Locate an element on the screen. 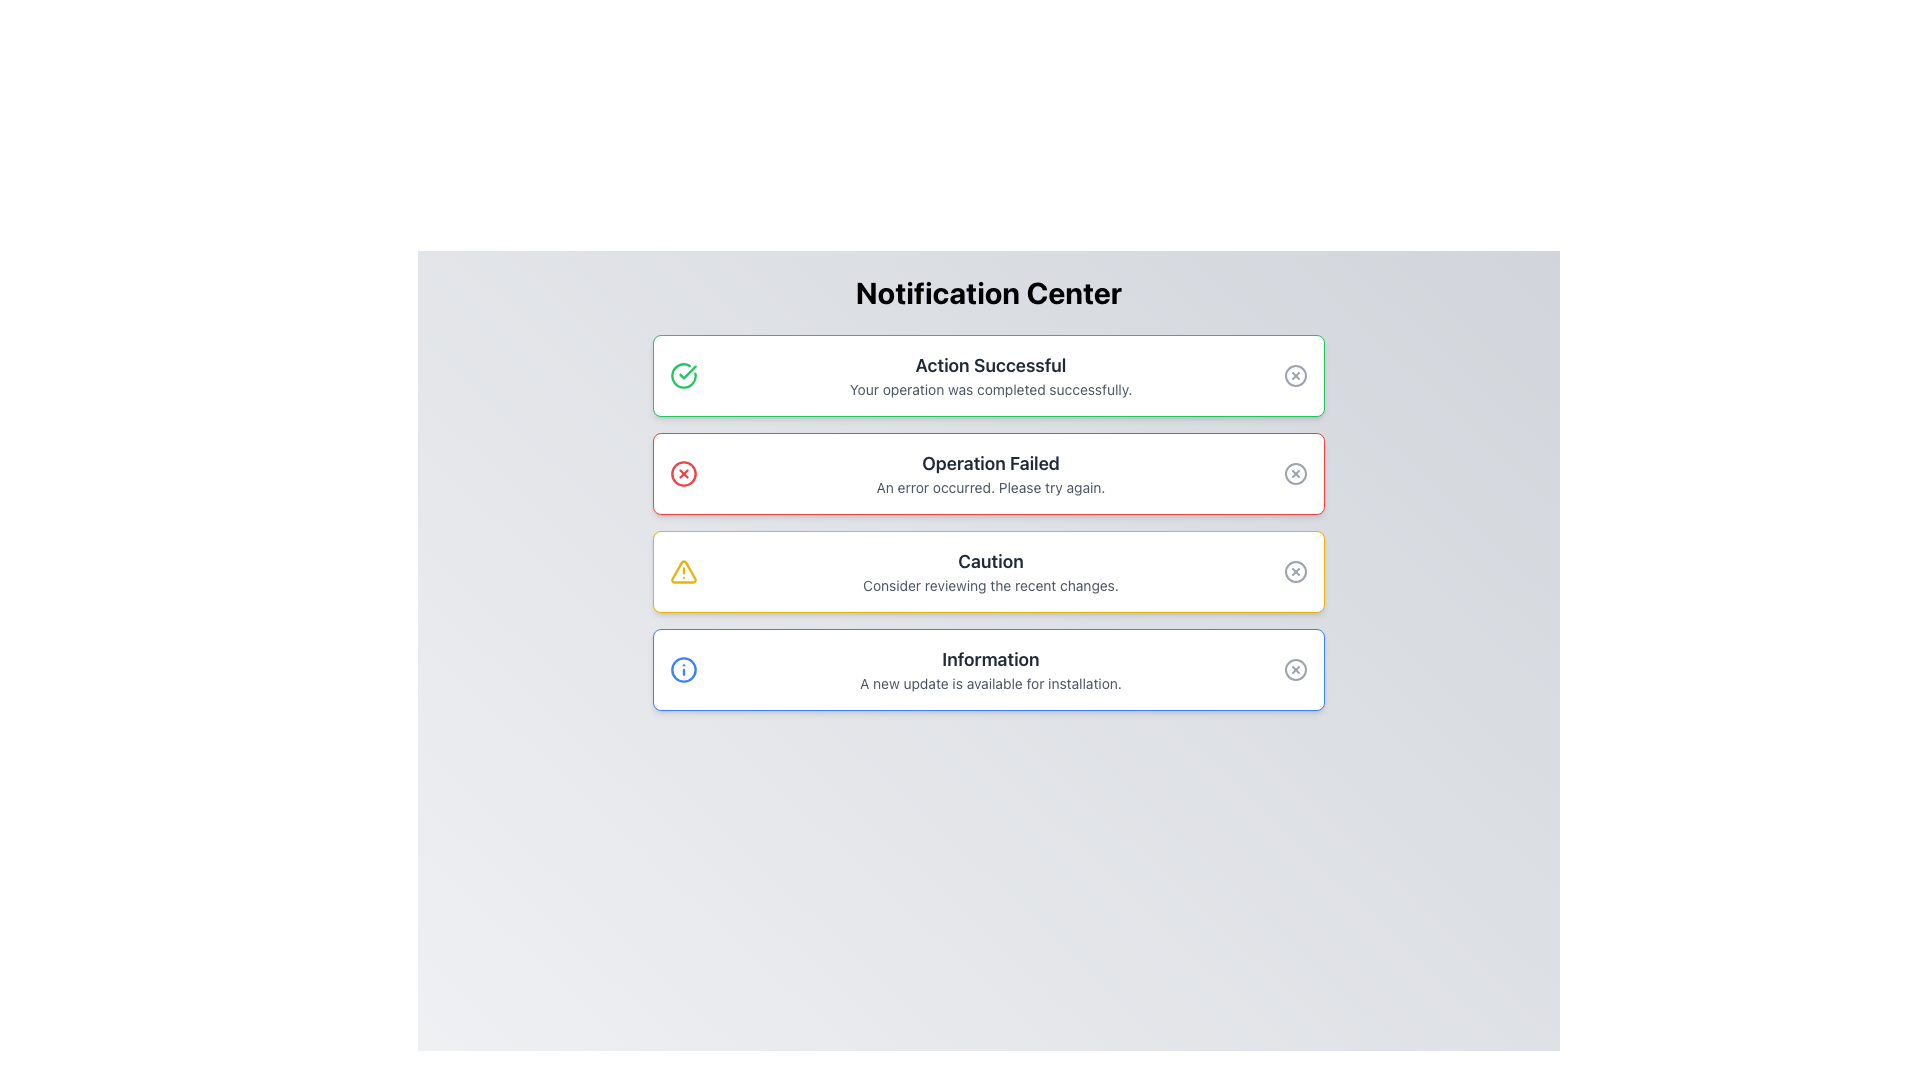  the Text block that notifies users about the availability of a new update, located within the last notification card below the 'Caution' notification is located at coordinates (990, 670).